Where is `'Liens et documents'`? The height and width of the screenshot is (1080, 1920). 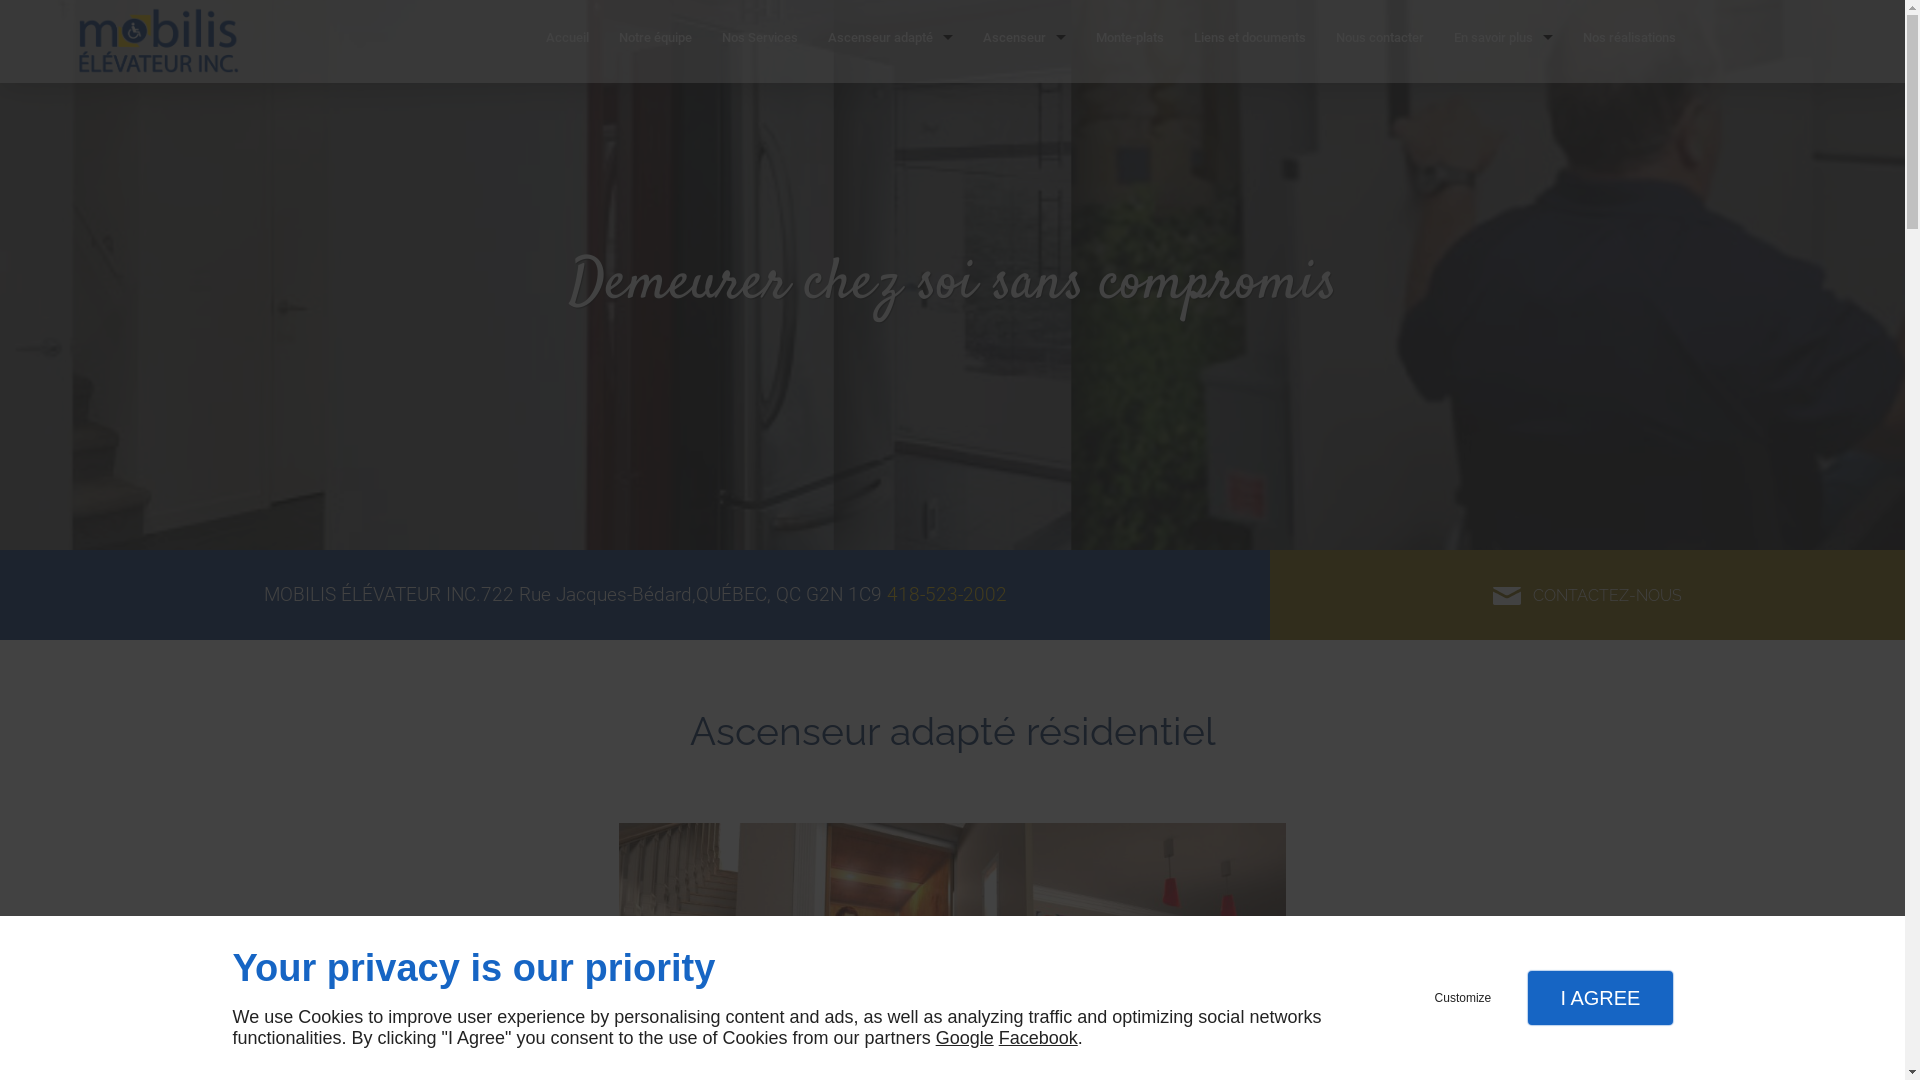
'Liens et documents' is located at coordinates (1248, 41).